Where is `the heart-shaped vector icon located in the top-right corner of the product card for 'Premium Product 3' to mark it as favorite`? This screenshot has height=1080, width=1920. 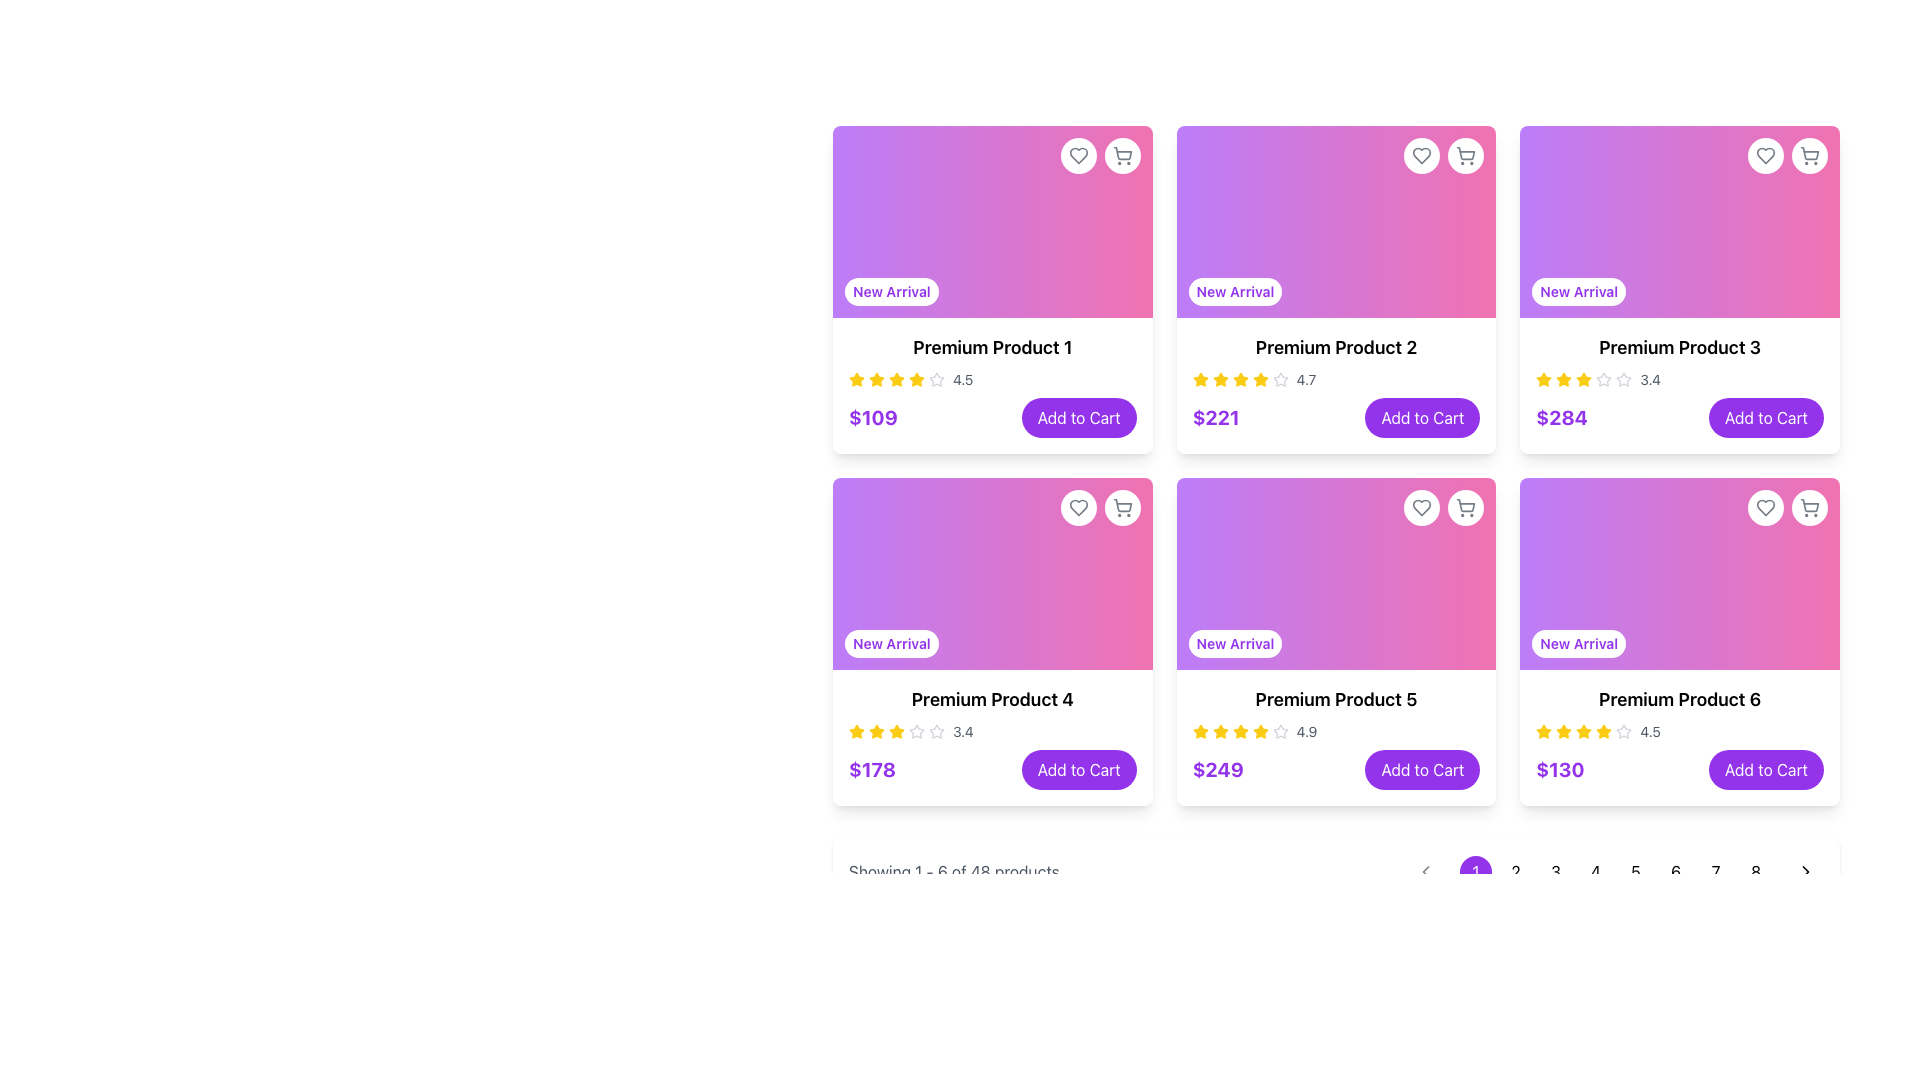
the heart-shaped vector icon located in the top-right corner of the product card for 'Premium Product 3' to mark it as favorite is located at coordinates (1766, 154).